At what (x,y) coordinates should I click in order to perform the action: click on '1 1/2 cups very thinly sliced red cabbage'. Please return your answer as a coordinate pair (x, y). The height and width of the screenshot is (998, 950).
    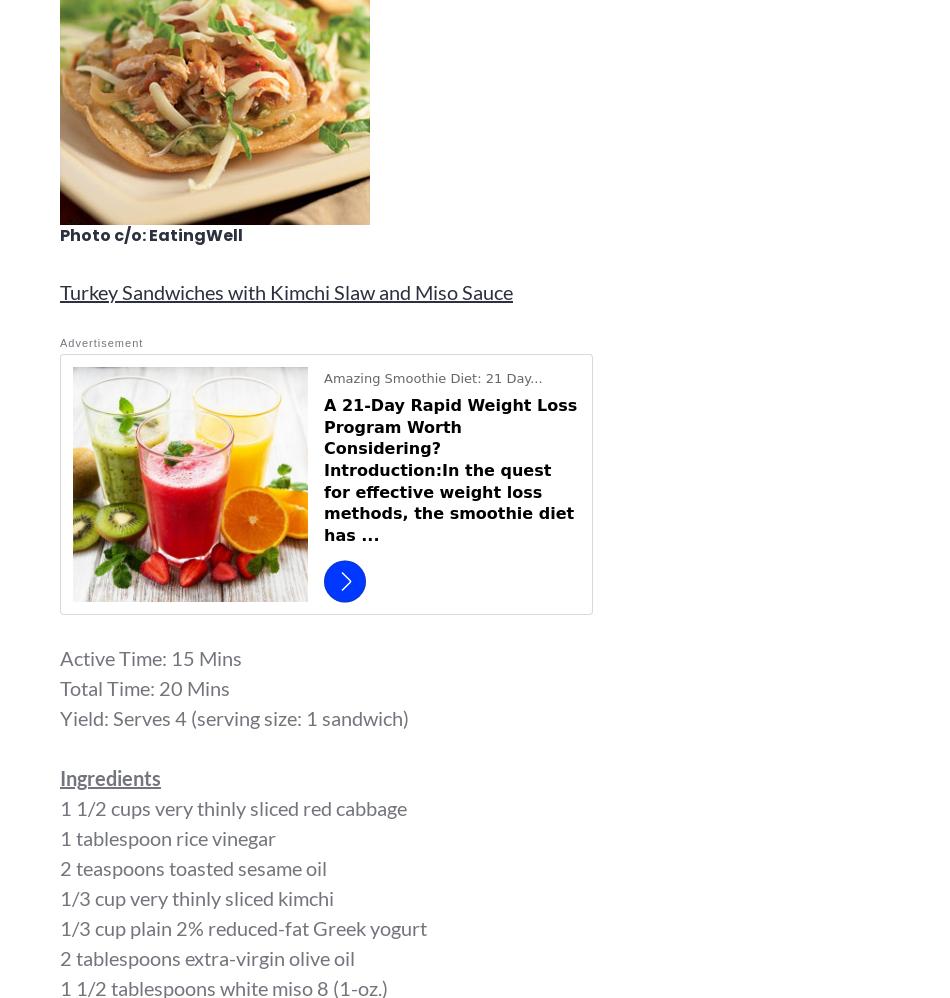
    Looking at the image, I should click on (60, 807).